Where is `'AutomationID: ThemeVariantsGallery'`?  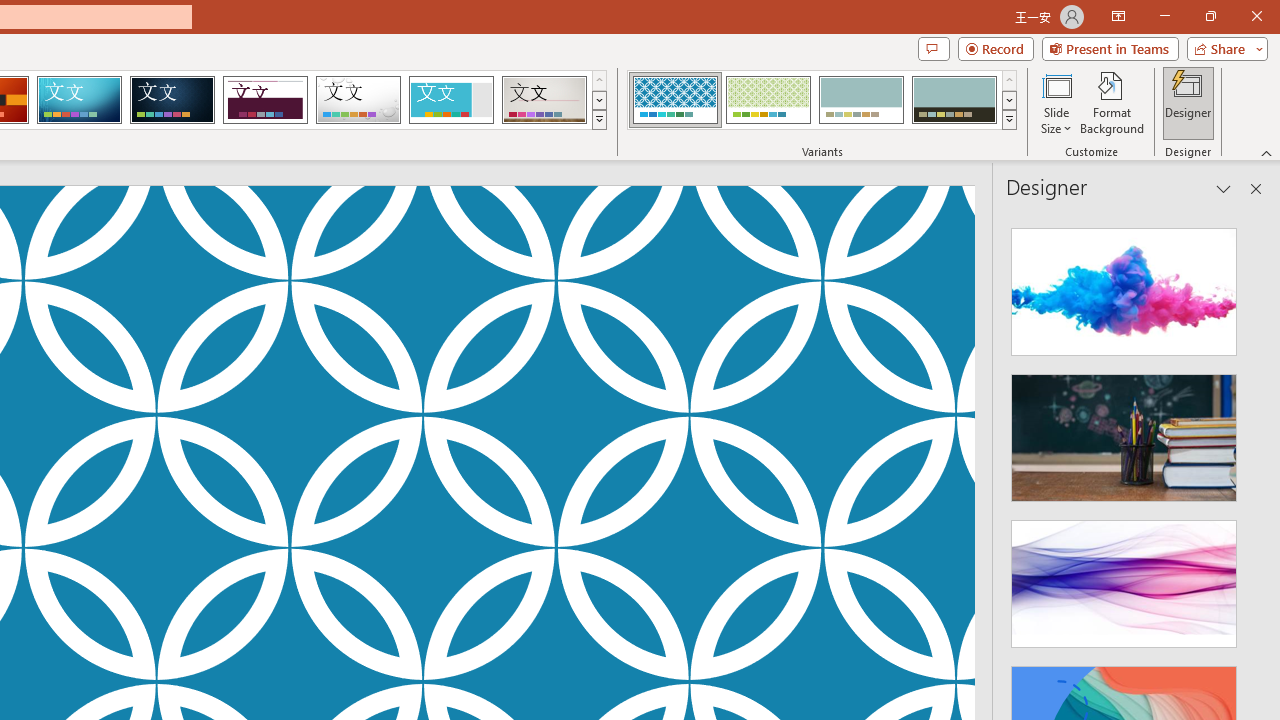
'AutomationID: ThemeVariantsGallery' is located at coordinates (823, 100).